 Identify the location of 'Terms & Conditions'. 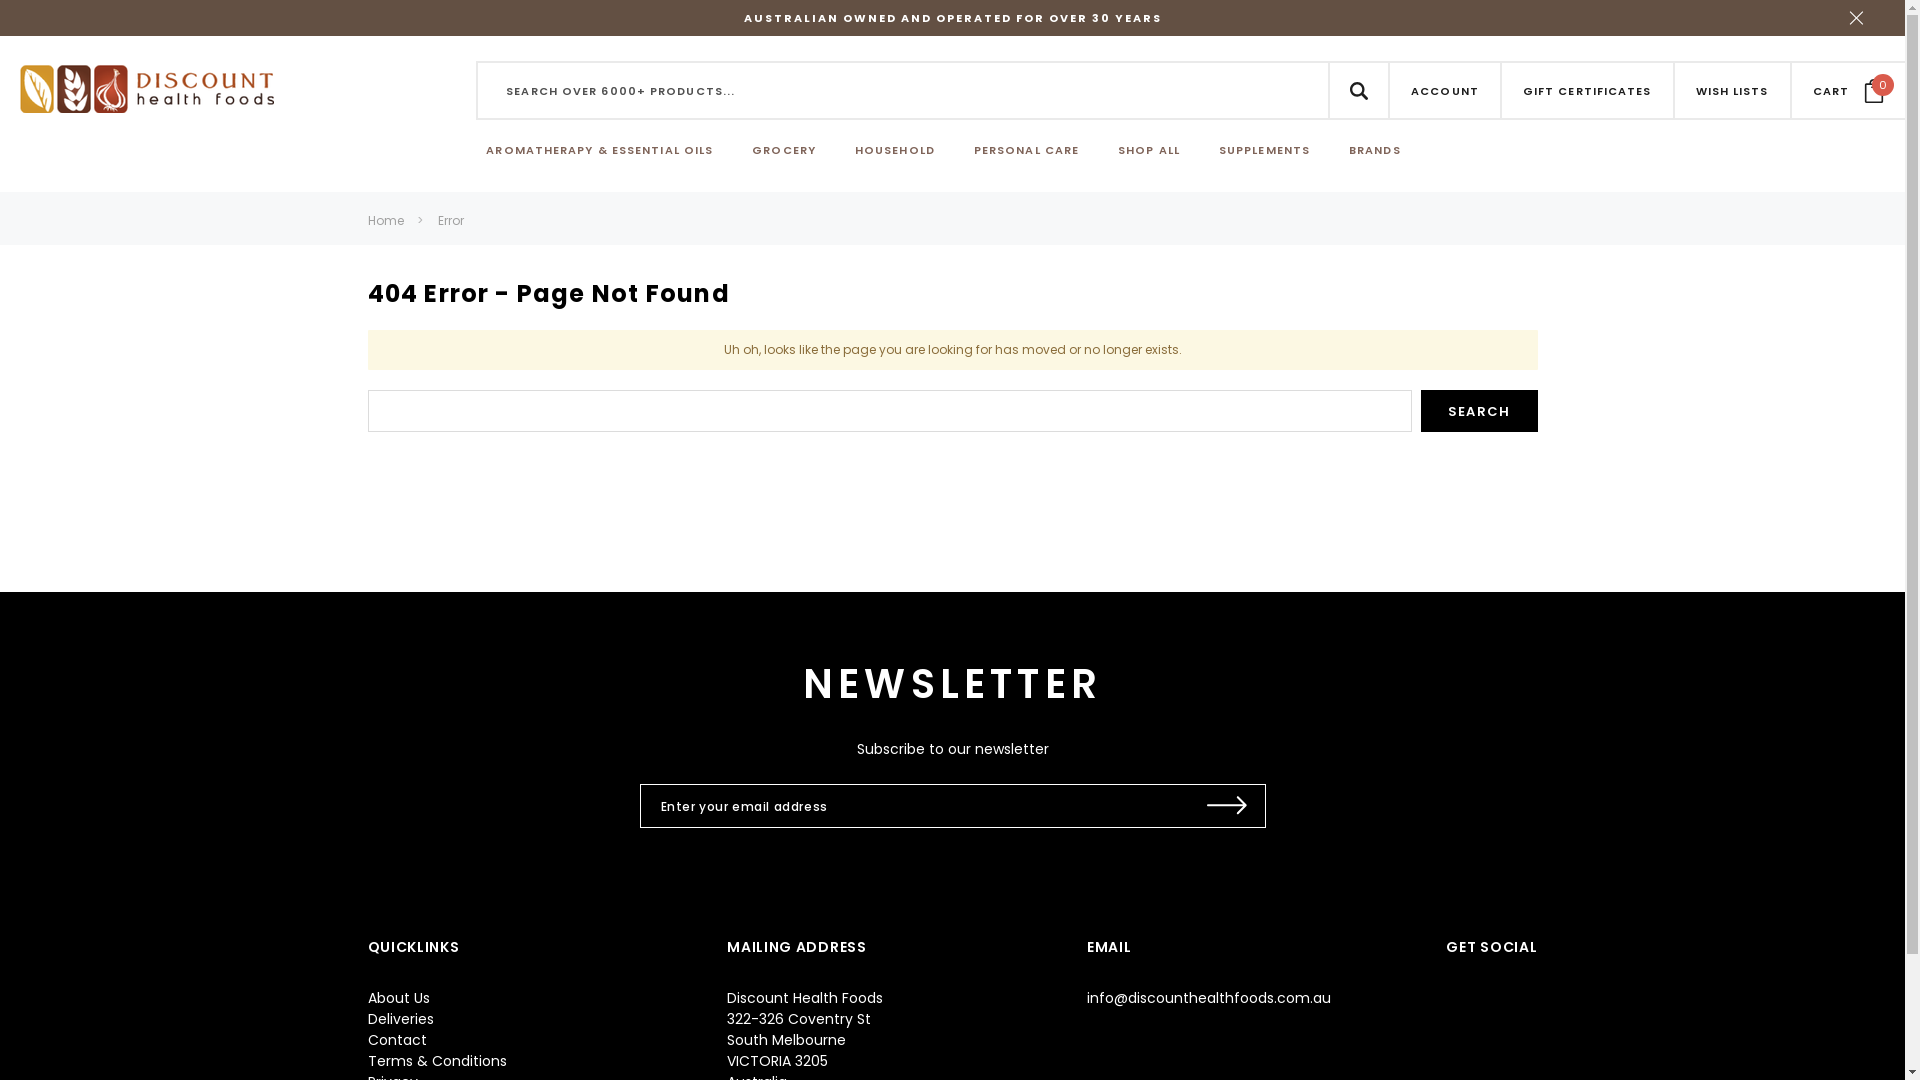
(436, 1059).